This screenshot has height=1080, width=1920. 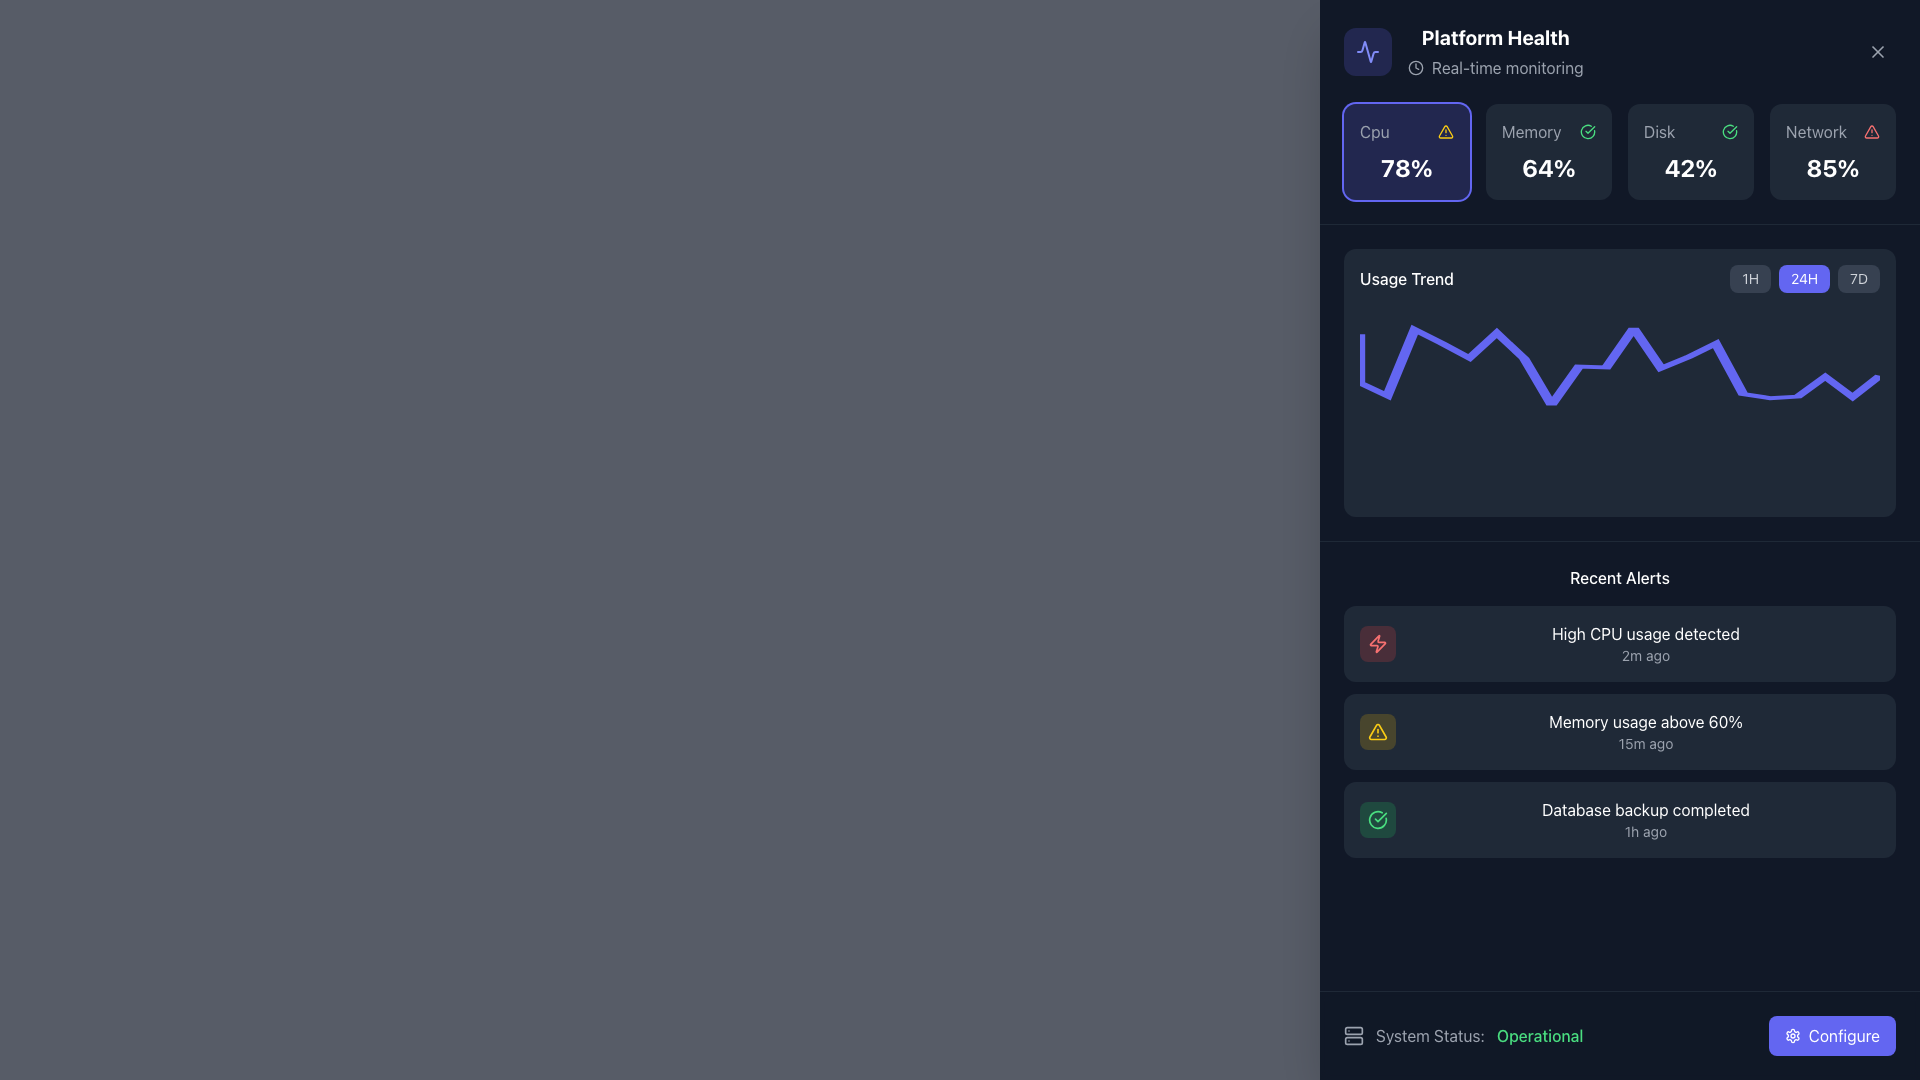 I want to click on the first Alert card in the 'Recent Alerts' section, so click(x=1646, y=644).